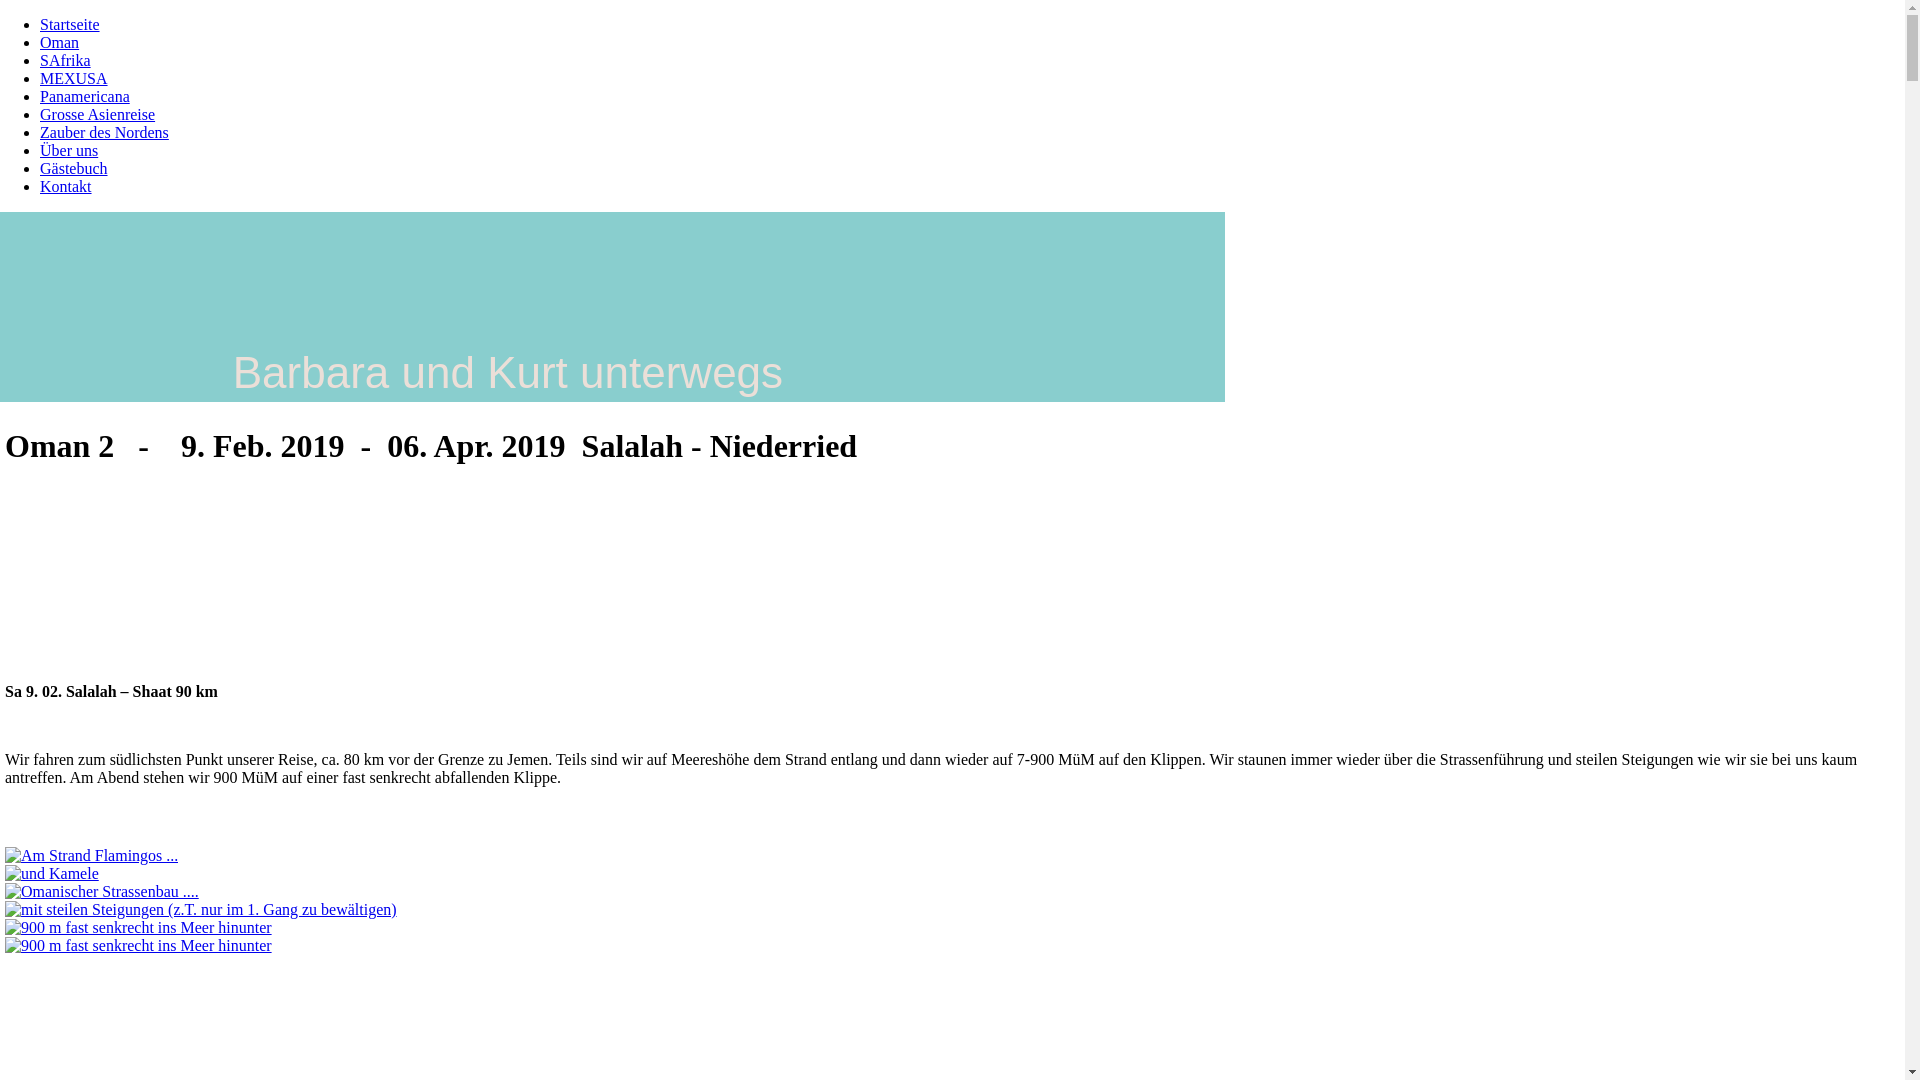  I want to click on 'Grosse Asienreise', so click(96, 114).